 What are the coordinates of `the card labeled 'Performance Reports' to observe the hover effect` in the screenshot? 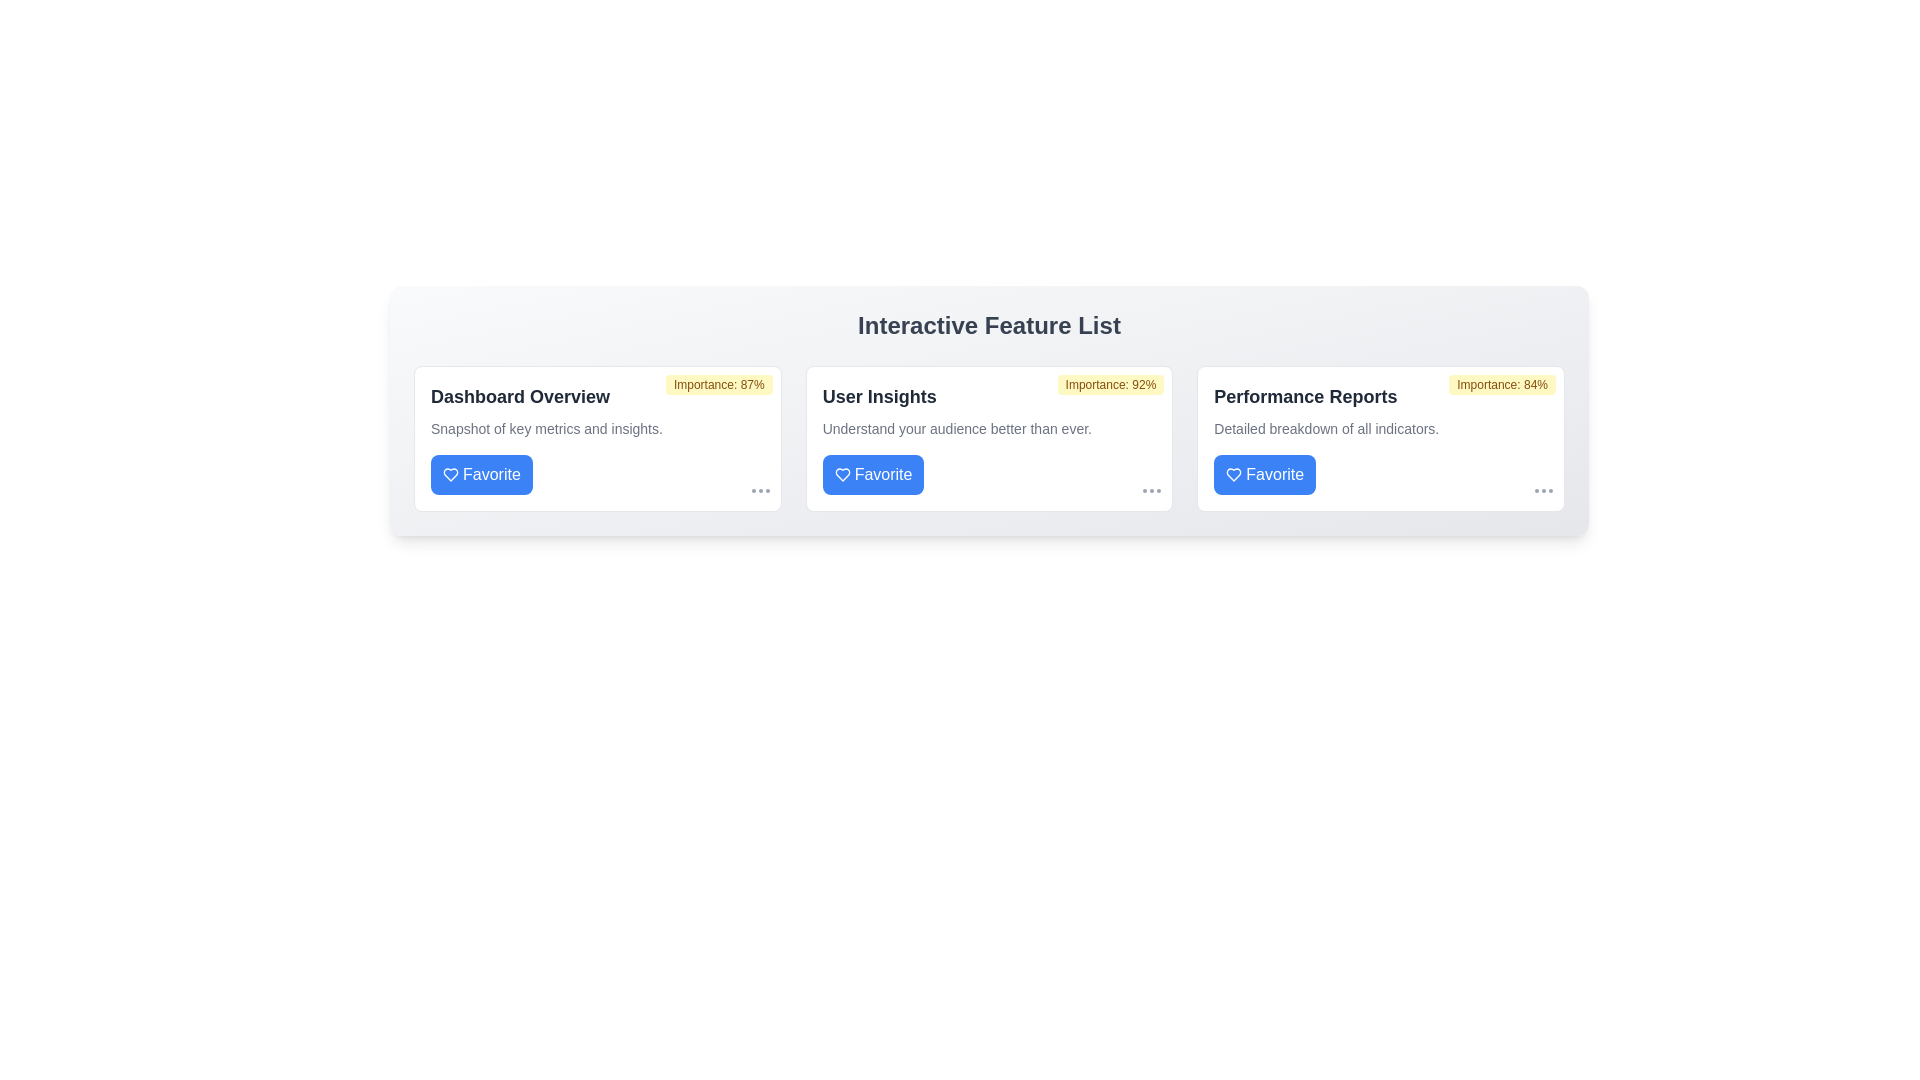 It's located at (1380, 438).